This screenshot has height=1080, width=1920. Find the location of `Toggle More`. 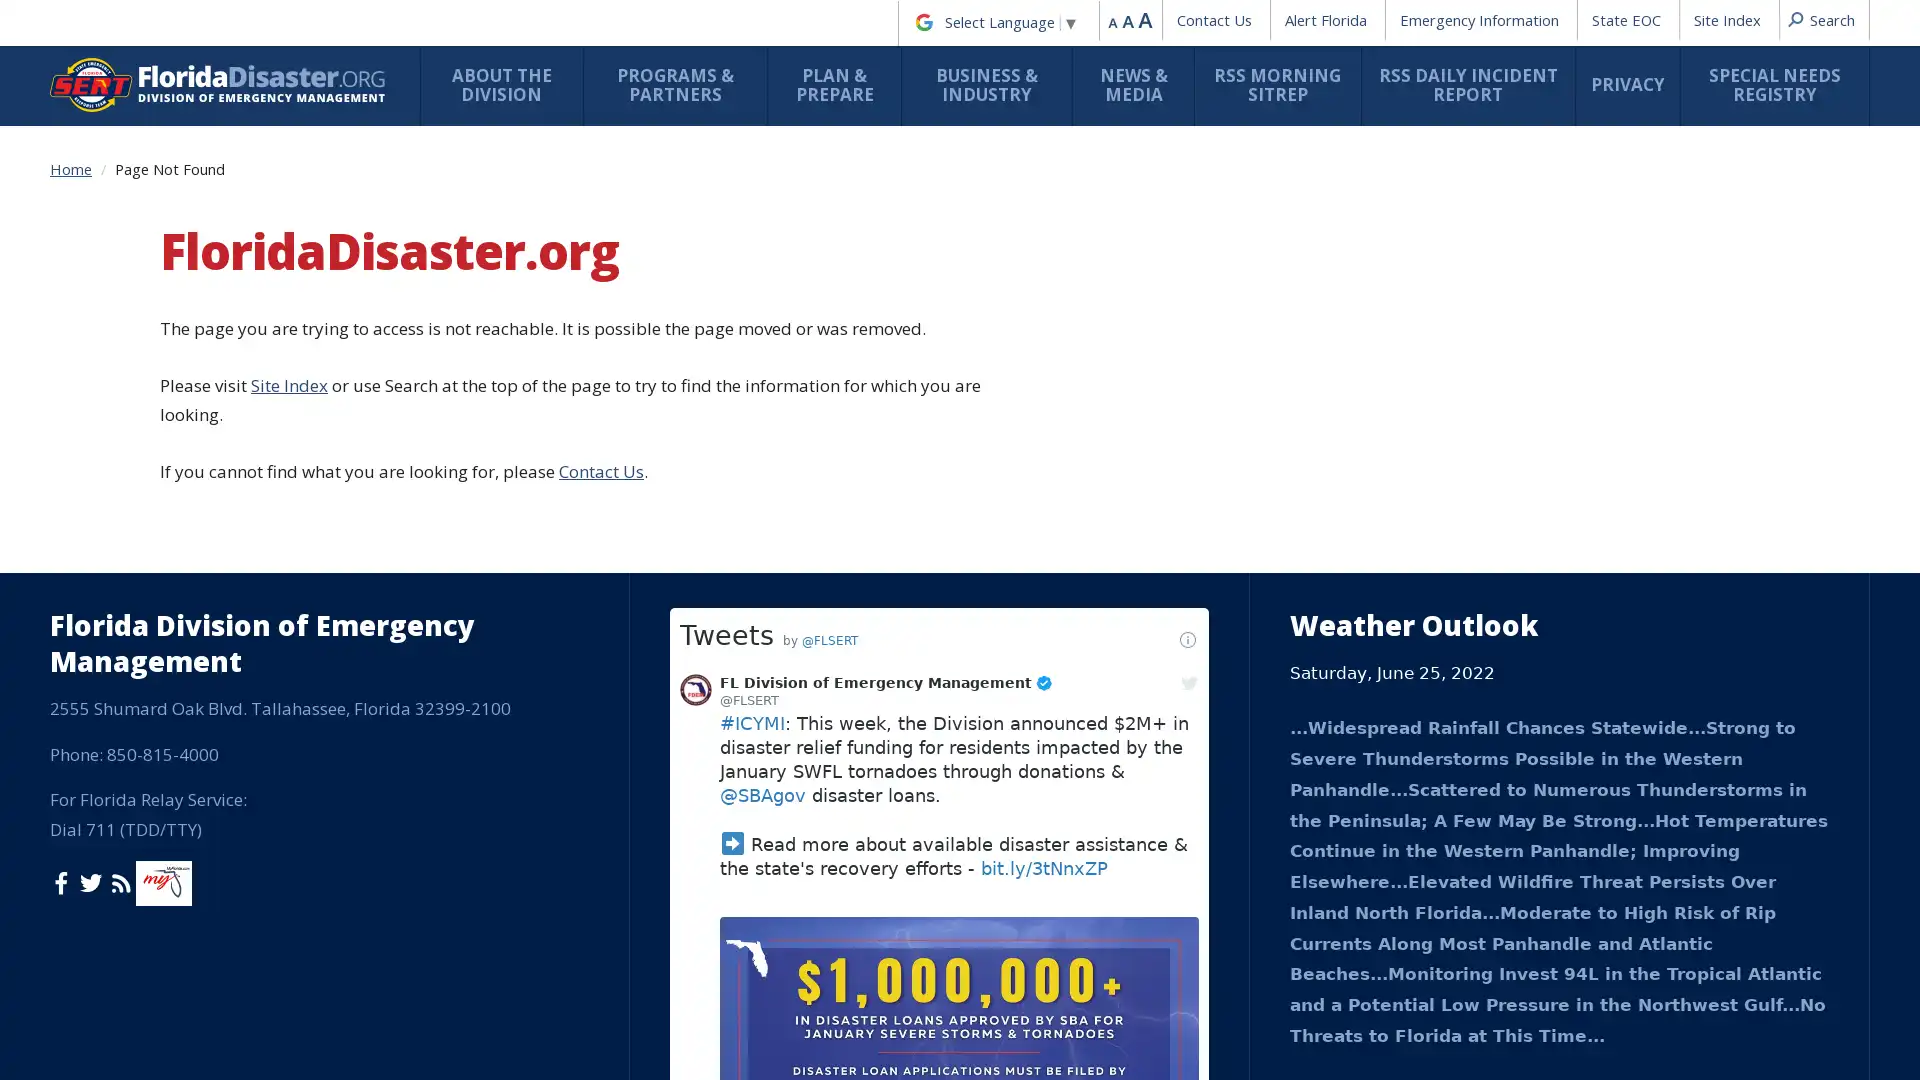

Toggle More is located at coordinates (801, 561).